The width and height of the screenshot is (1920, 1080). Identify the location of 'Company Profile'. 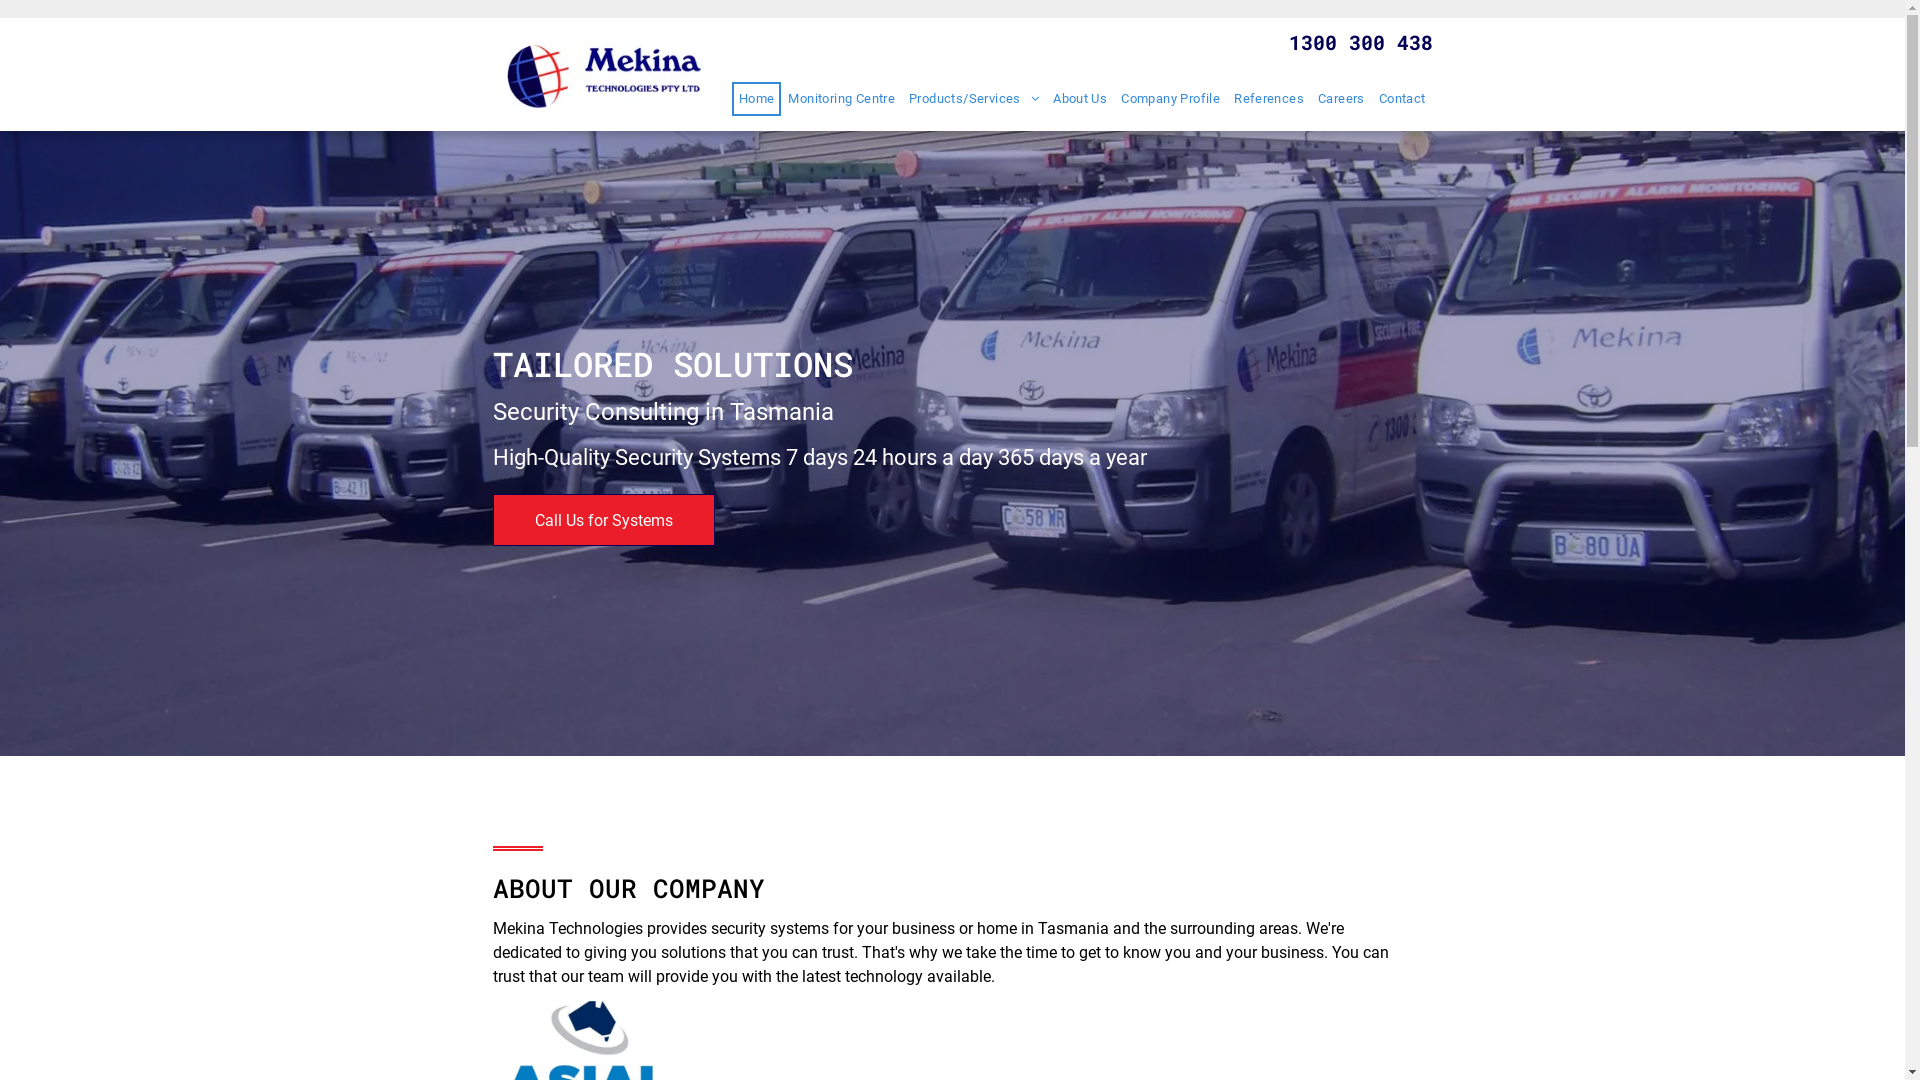
(1112, 99).